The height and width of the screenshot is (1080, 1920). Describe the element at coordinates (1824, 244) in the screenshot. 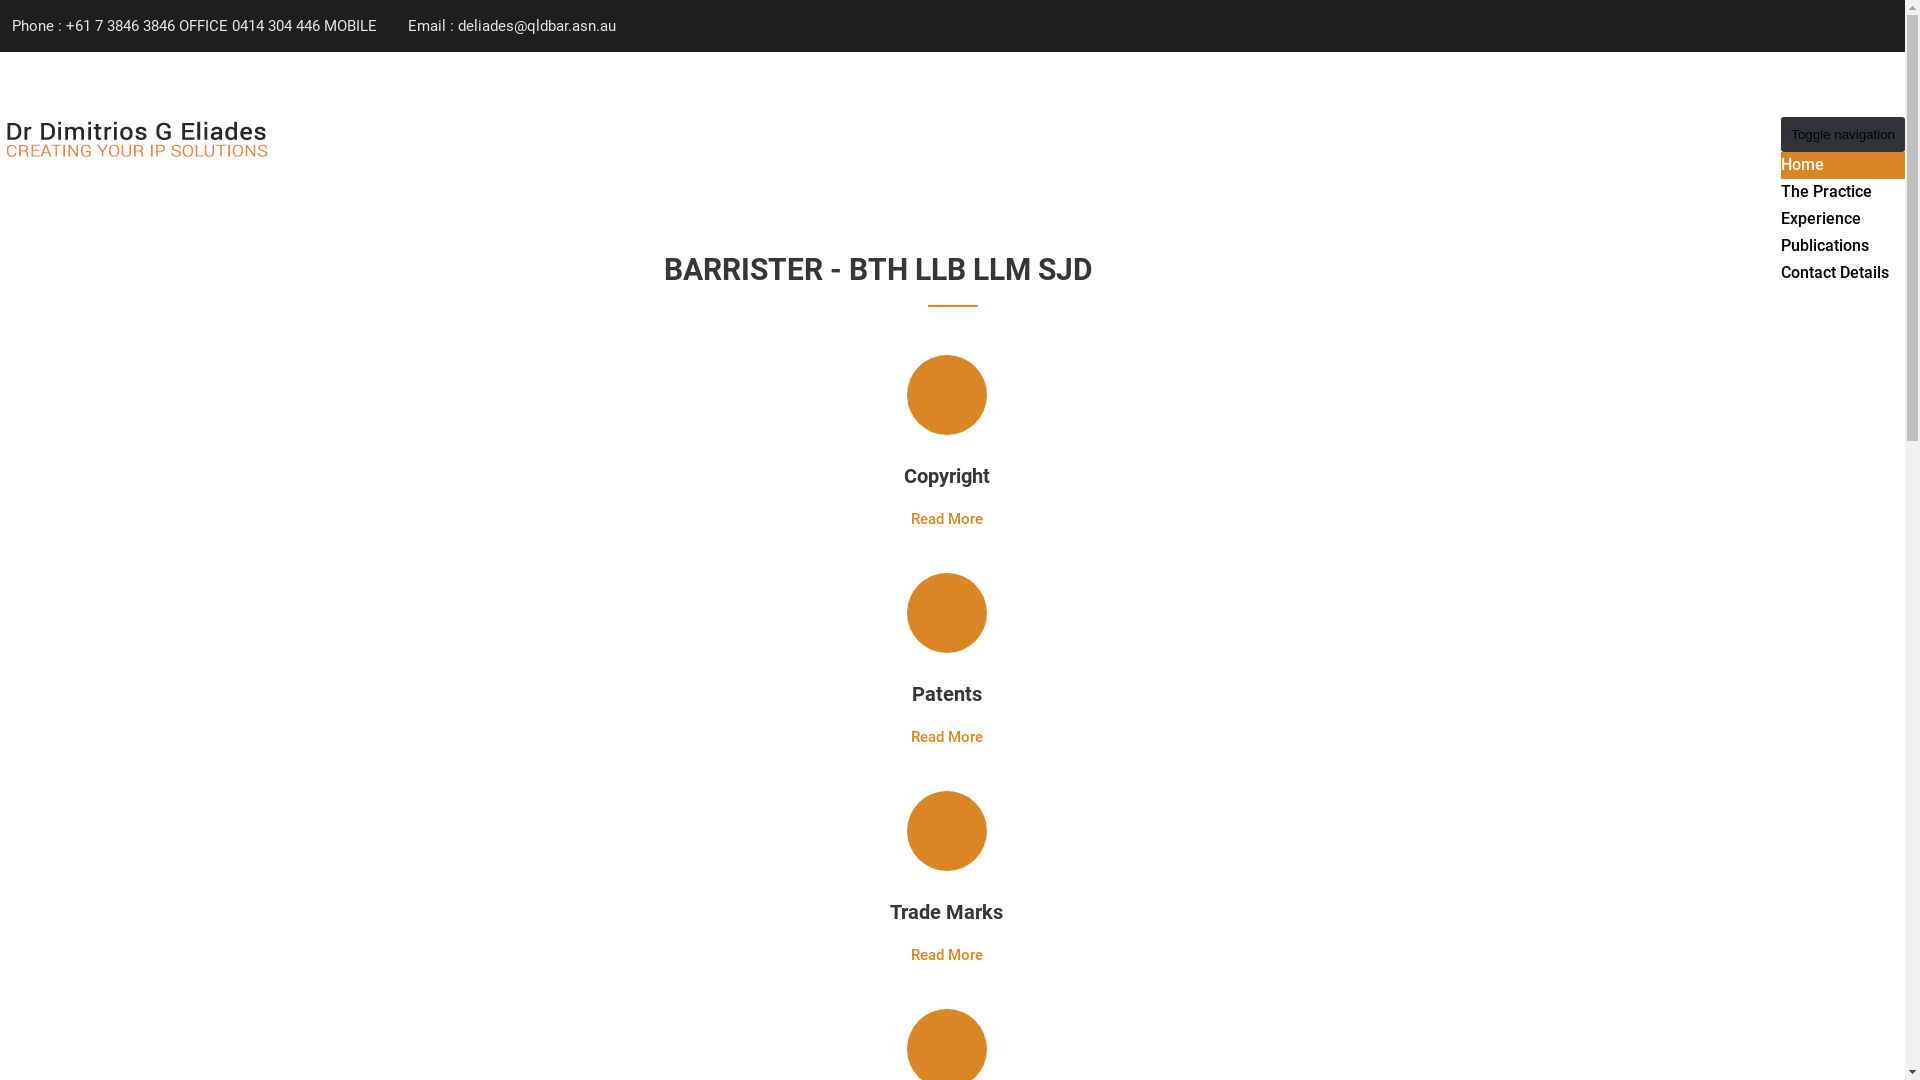

I see `'Publications'` at that location.